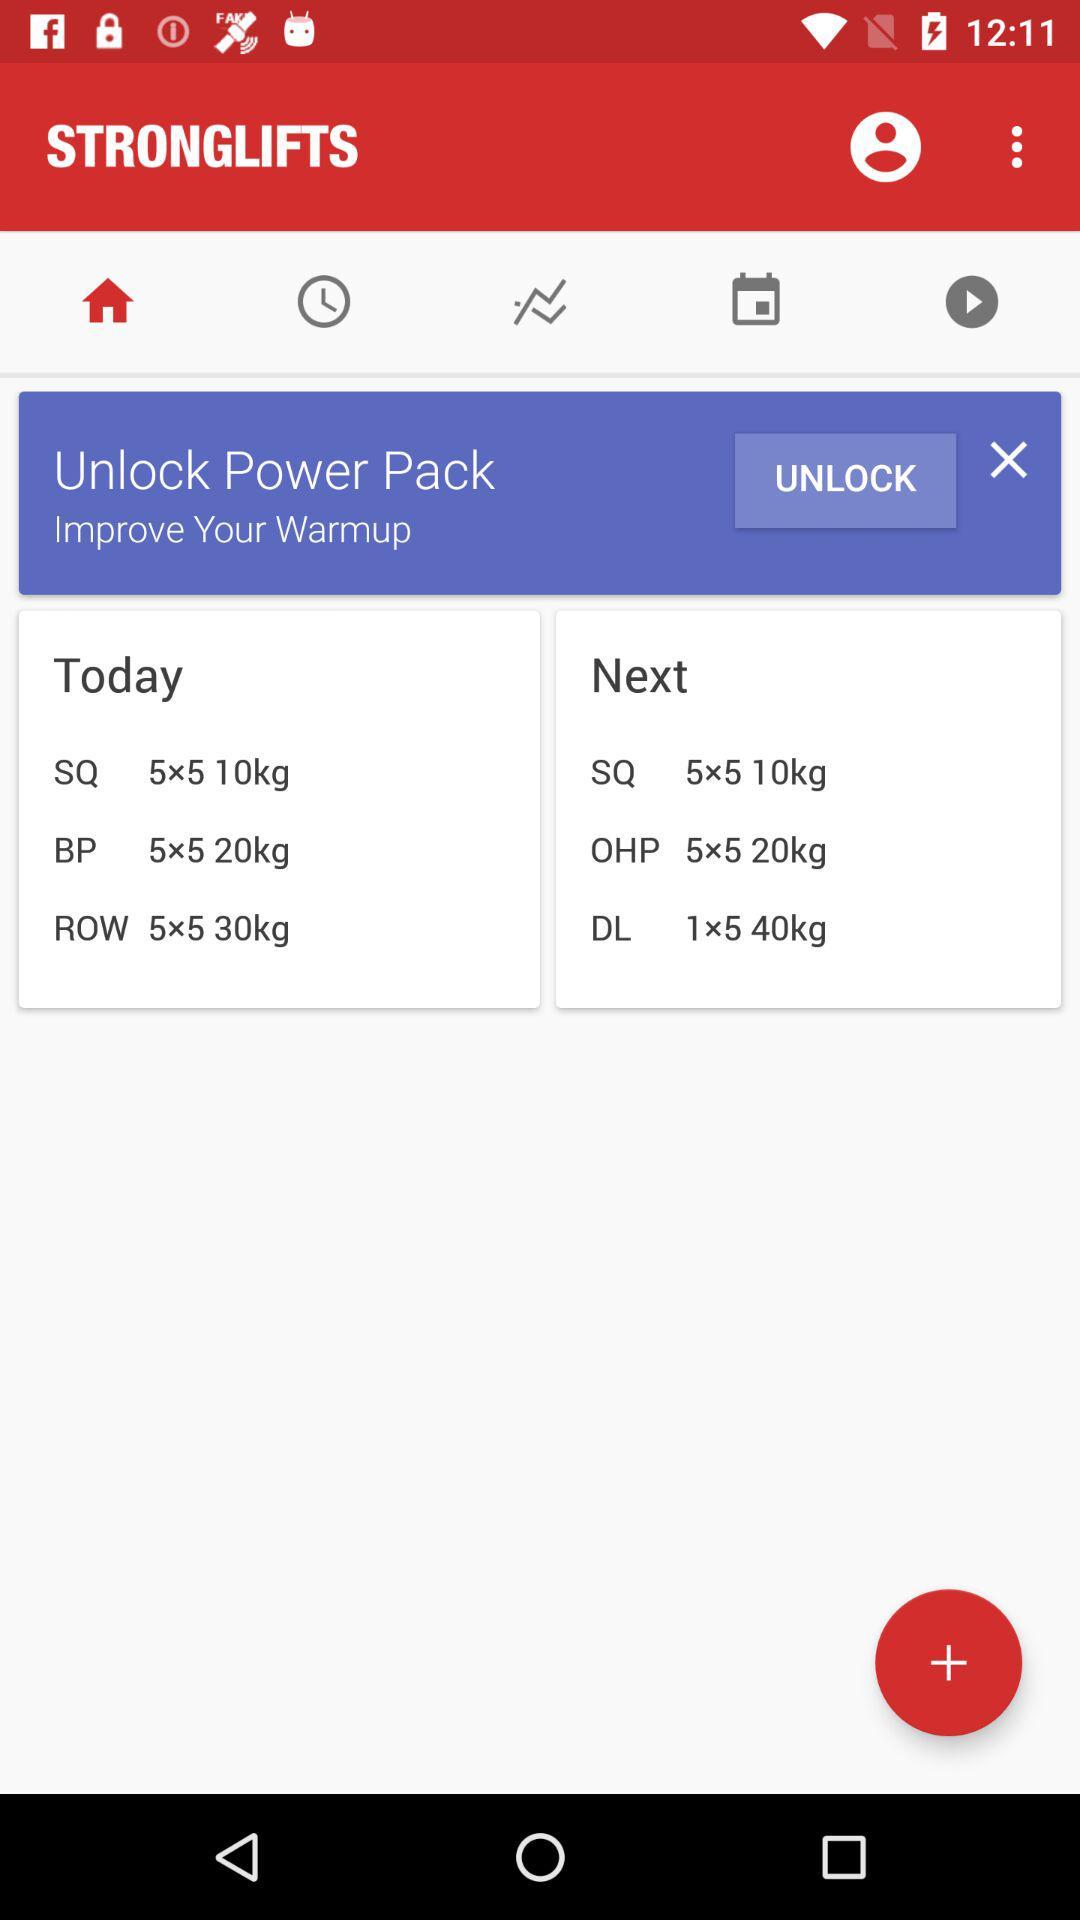 The image size is (1080, 1920). I want to click on open schedule, so click(323, 300).